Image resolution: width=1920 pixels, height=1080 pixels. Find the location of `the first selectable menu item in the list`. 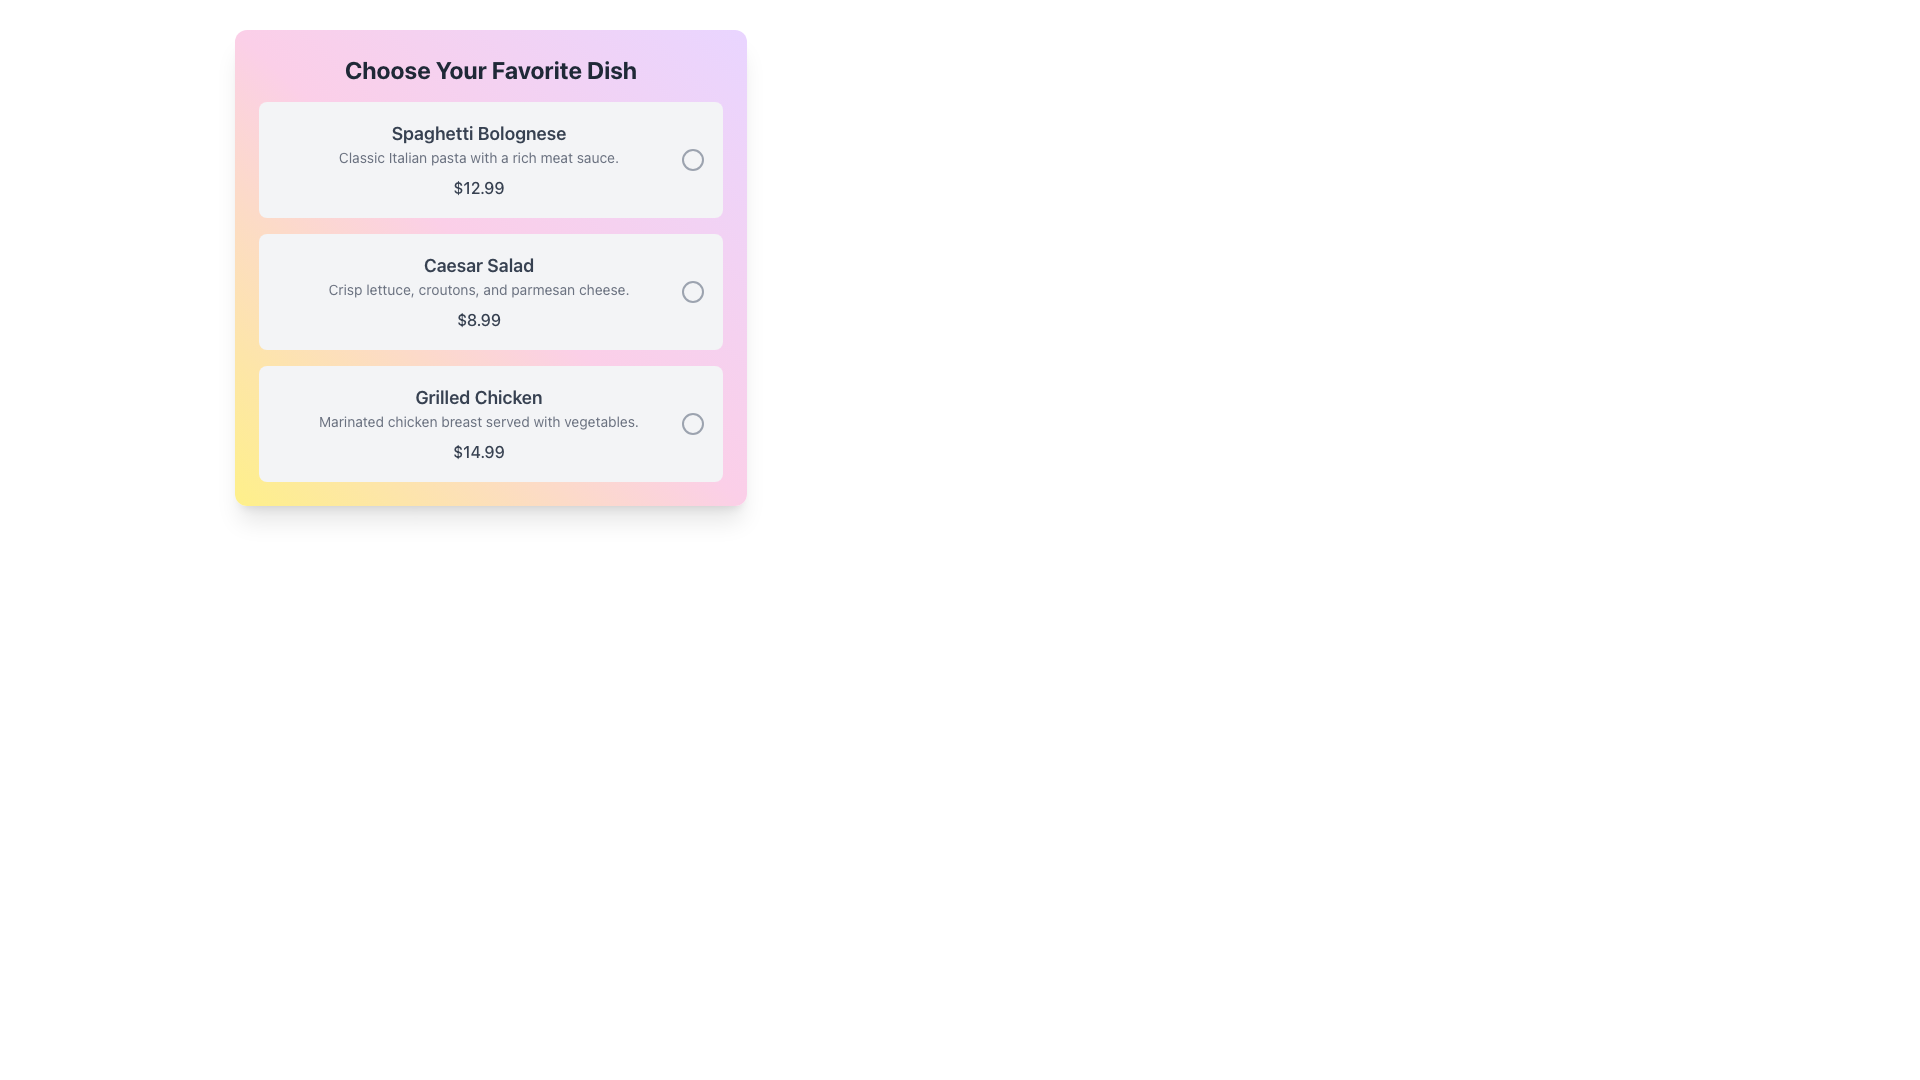

the first selectable menu item in the list is located at coordinates (478, 158).